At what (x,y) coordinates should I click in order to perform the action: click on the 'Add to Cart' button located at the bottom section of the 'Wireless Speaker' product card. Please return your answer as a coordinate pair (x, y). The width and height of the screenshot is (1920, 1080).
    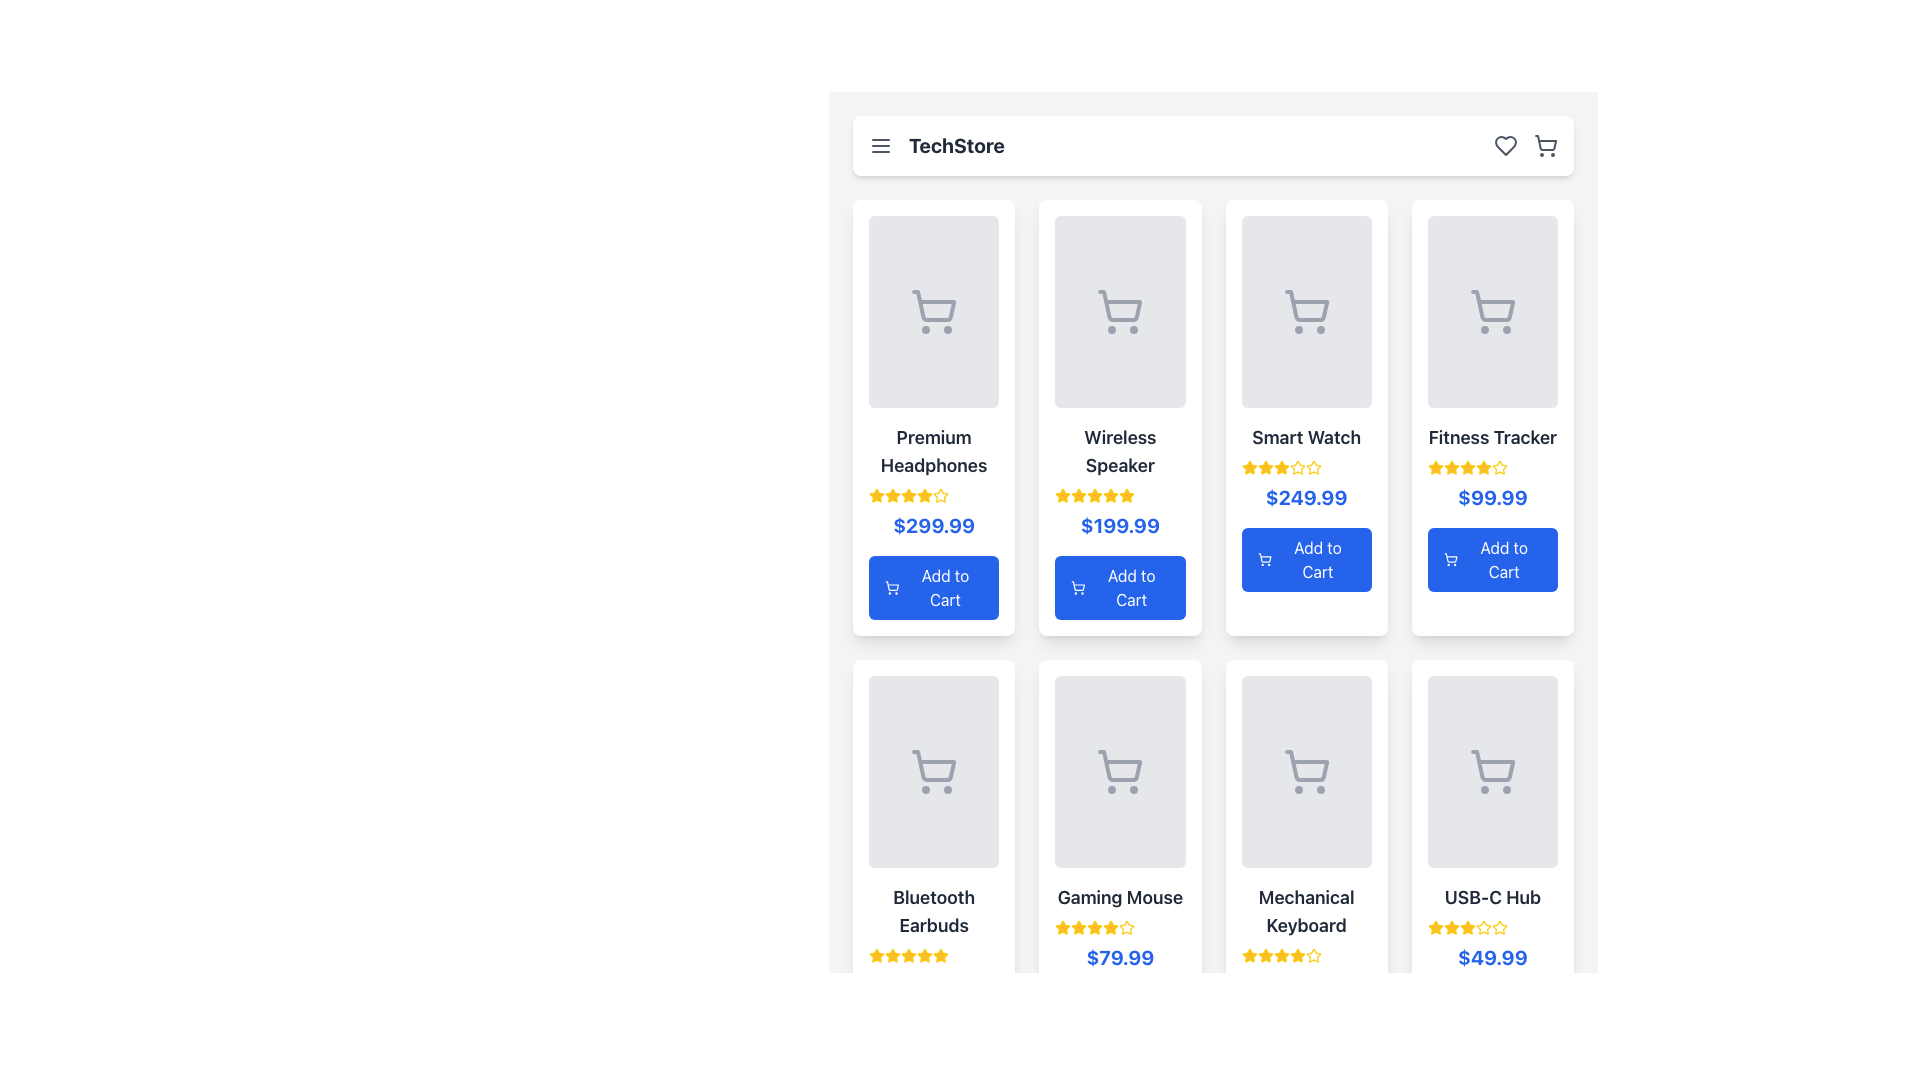
    Looking at the image, I should click on (1120, 586).